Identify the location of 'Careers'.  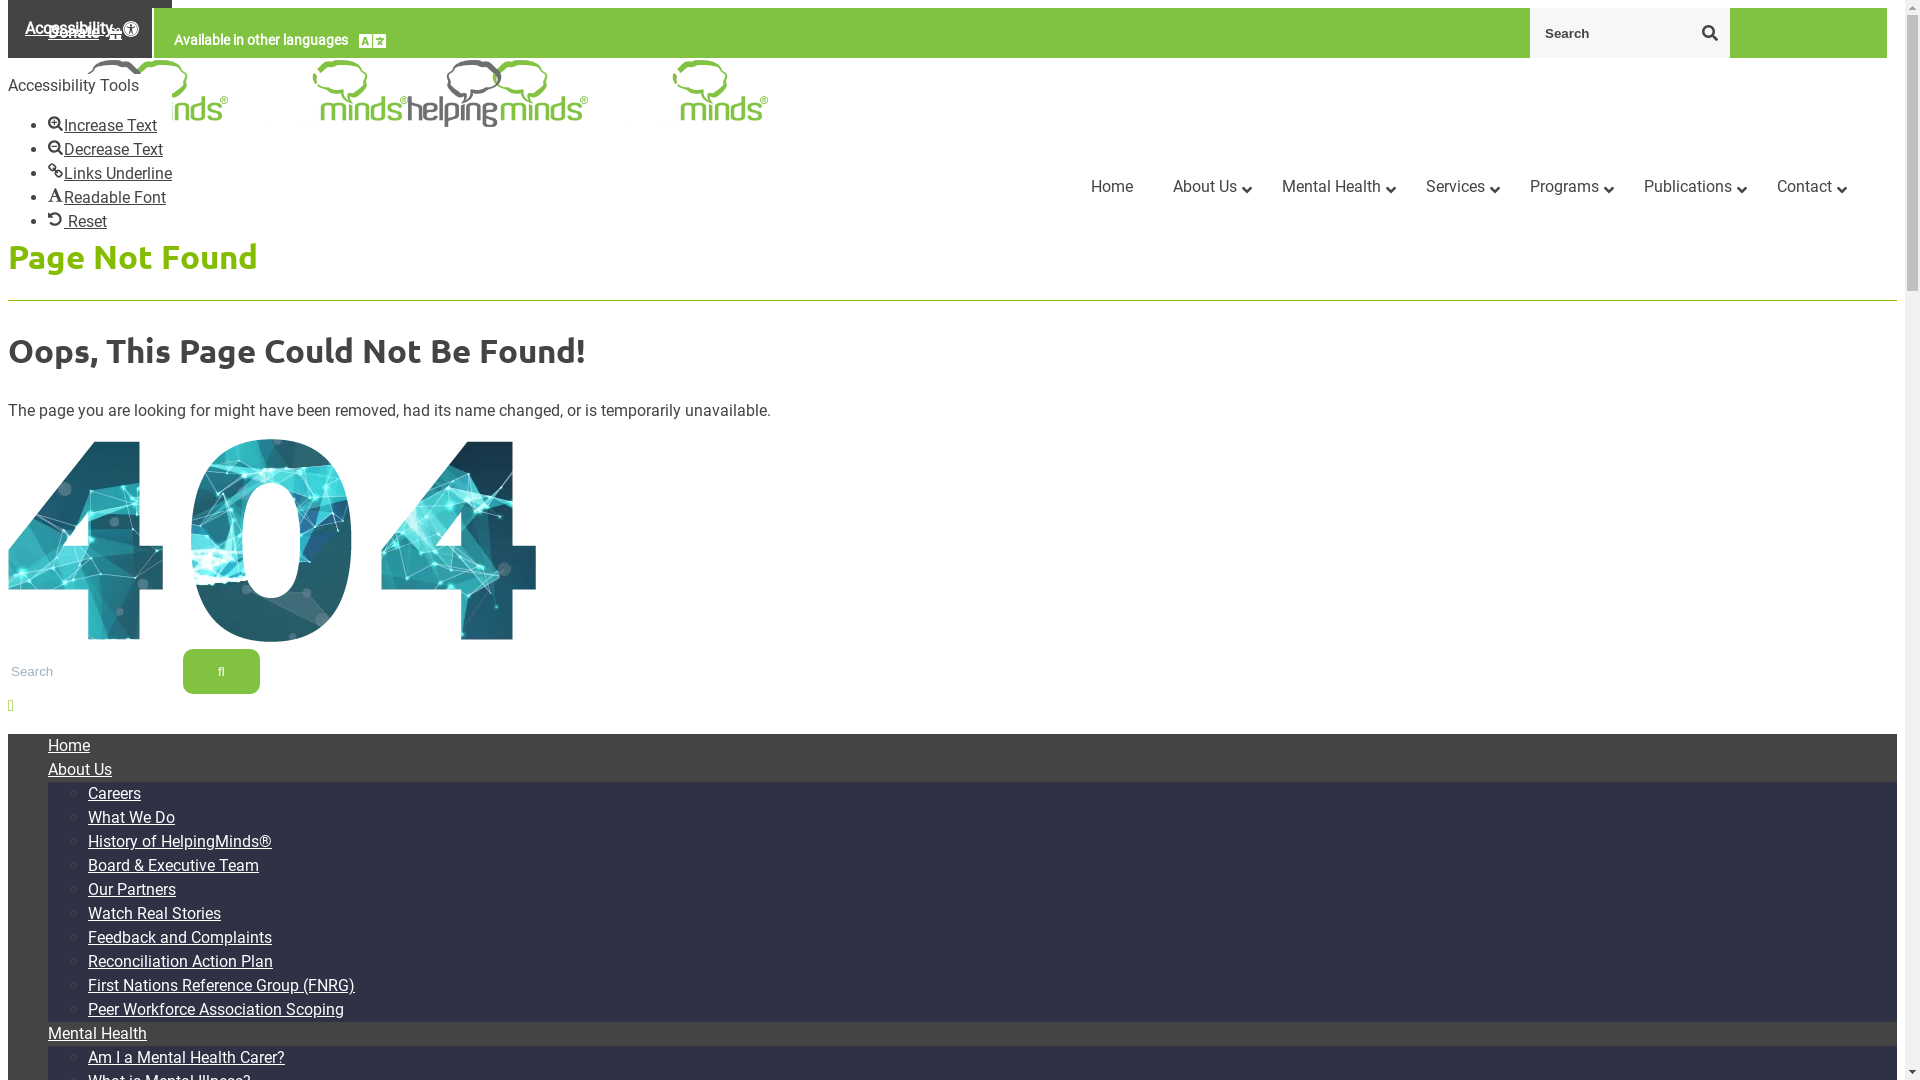
(113, 792).